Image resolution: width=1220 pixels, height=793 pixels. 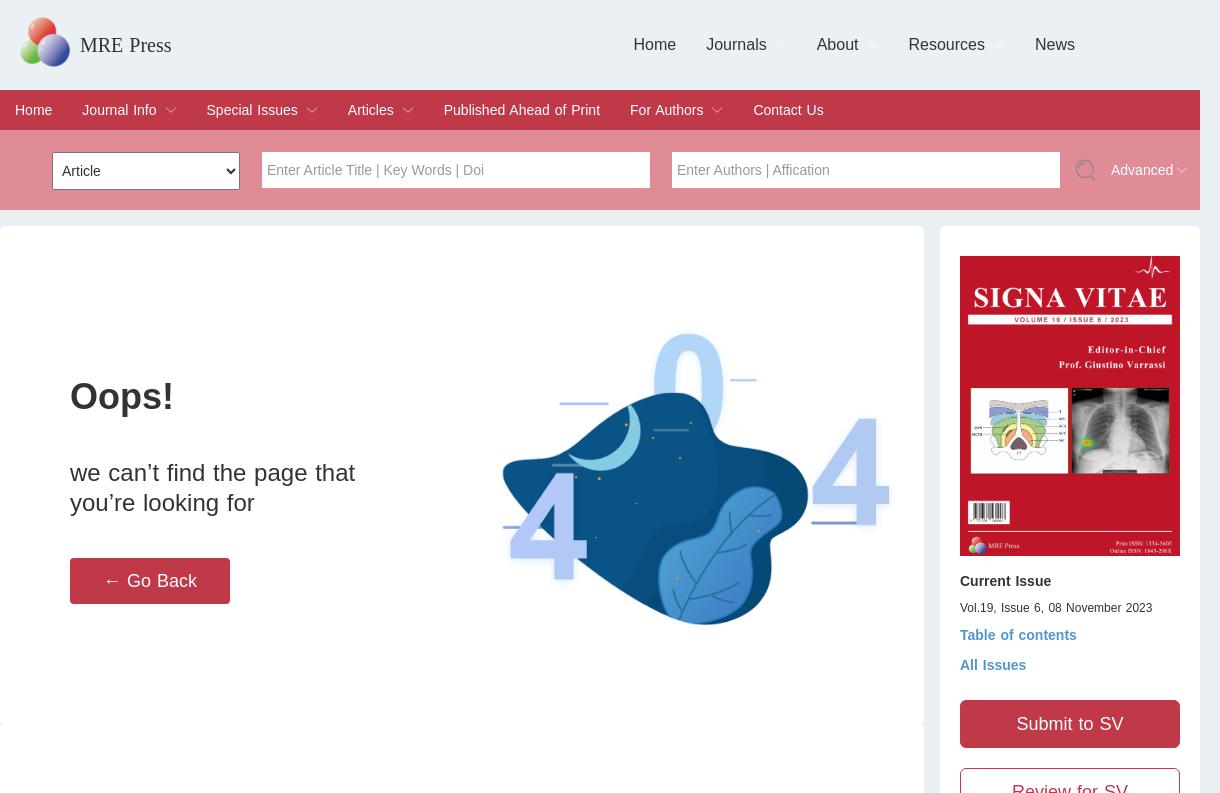 I want to click on 'Vol.19, Issue 6, 08 November 2023', so click(x=1056, y=607).